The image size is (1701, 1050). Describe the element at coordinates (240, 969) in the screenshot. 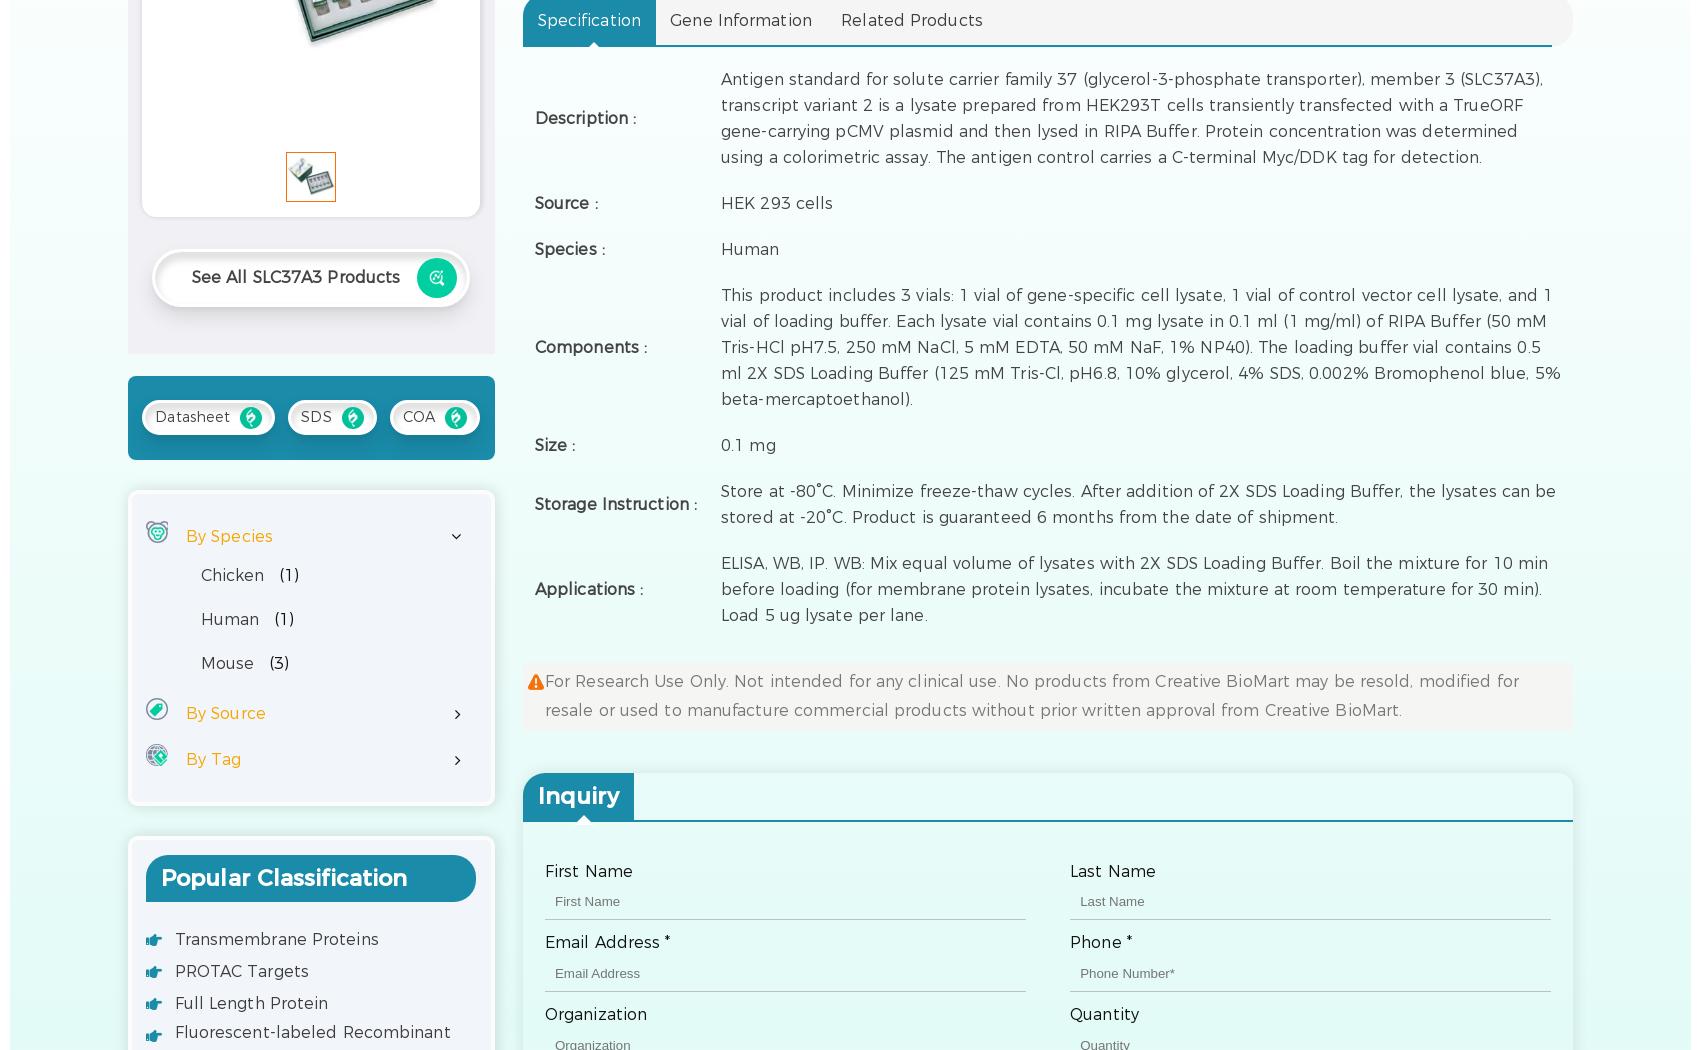

I see `'PROTAC Targets'` at that location.